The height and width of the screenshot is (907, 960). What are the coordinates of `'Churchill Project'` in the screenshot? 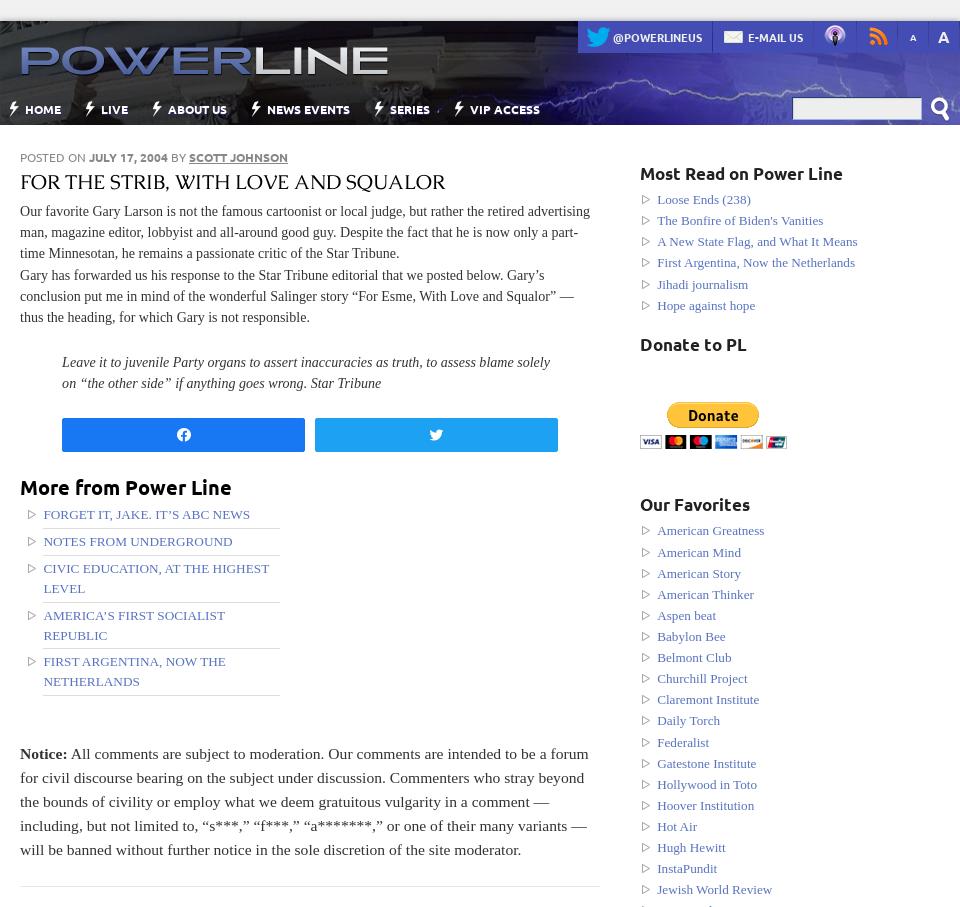 It's located at (701, 677).